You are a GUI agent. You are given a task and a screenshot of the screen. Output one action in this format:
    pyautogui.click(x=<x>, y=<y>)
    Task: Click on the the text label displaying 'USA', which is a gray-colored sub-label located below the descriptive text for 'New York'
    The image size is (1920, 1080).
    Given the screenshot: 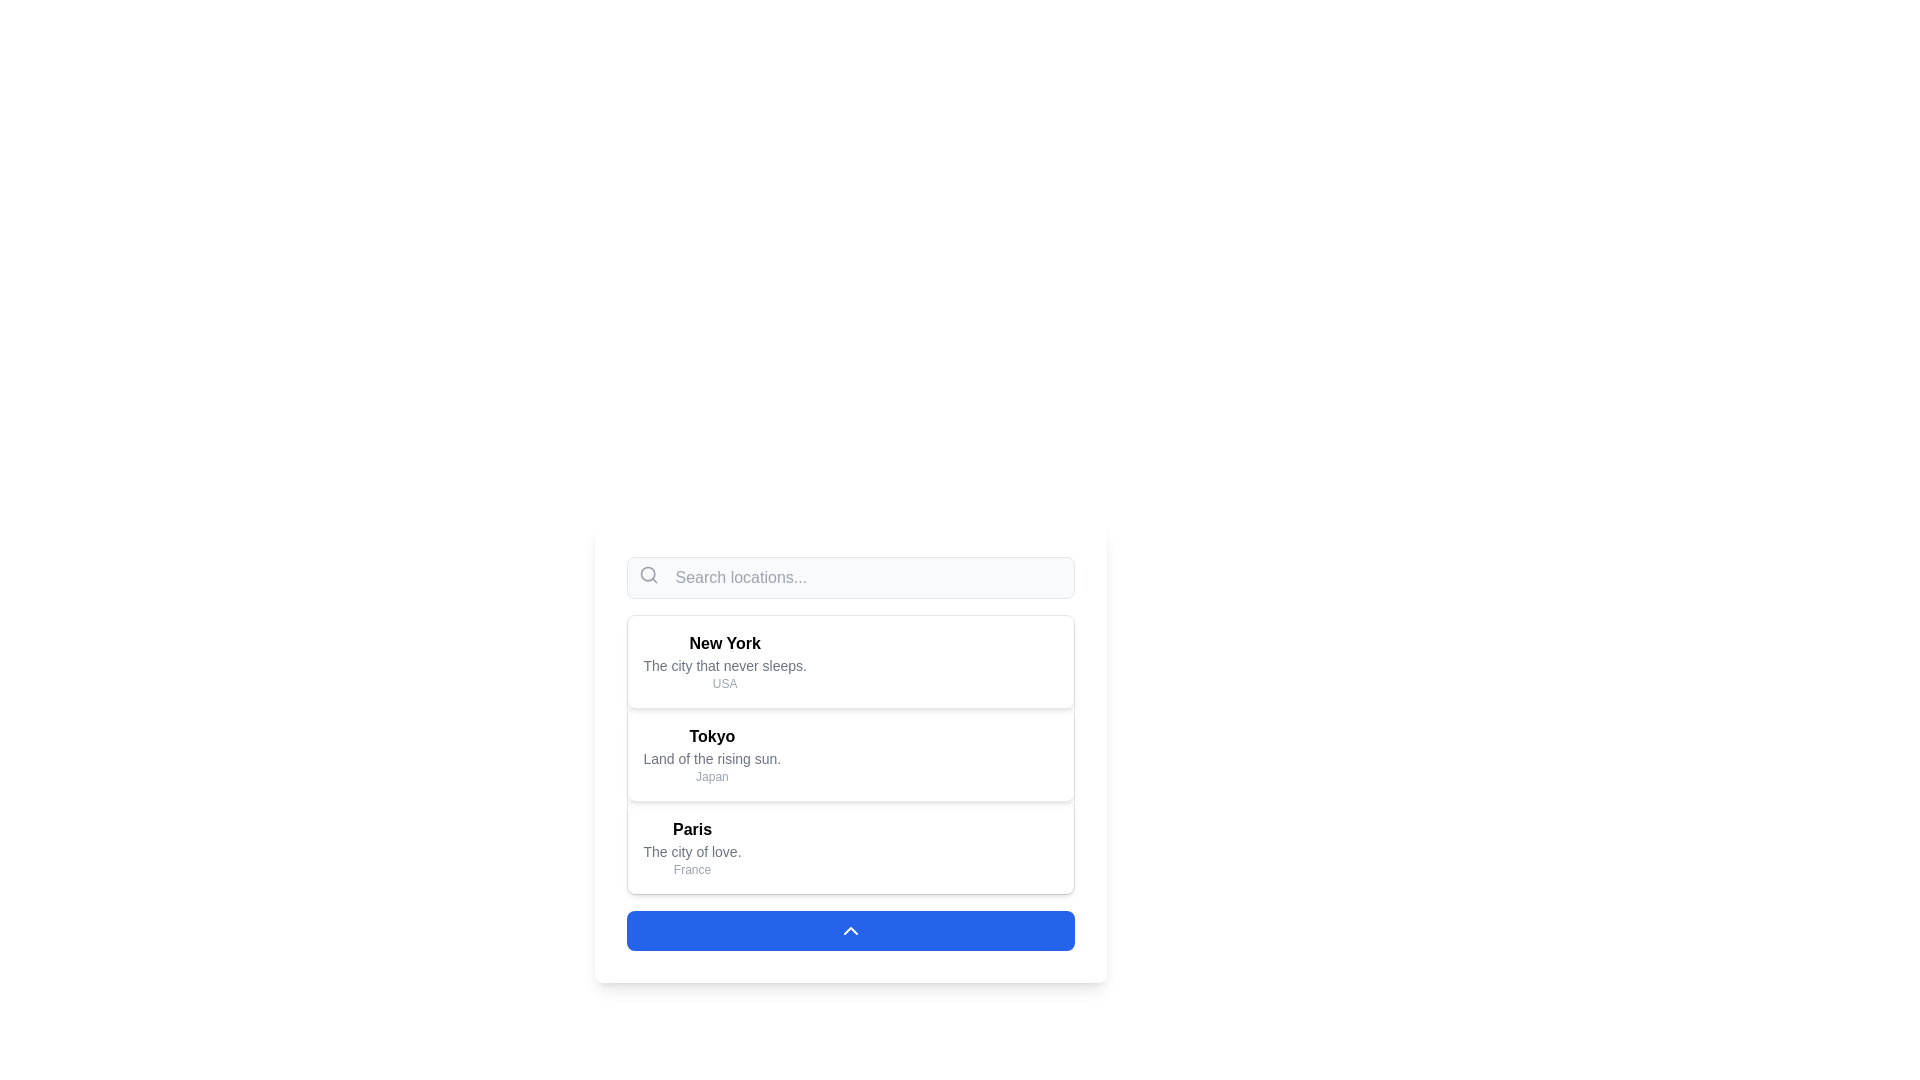 What is the action you would take?
    pyautogui.click(x=724, y=682)
    